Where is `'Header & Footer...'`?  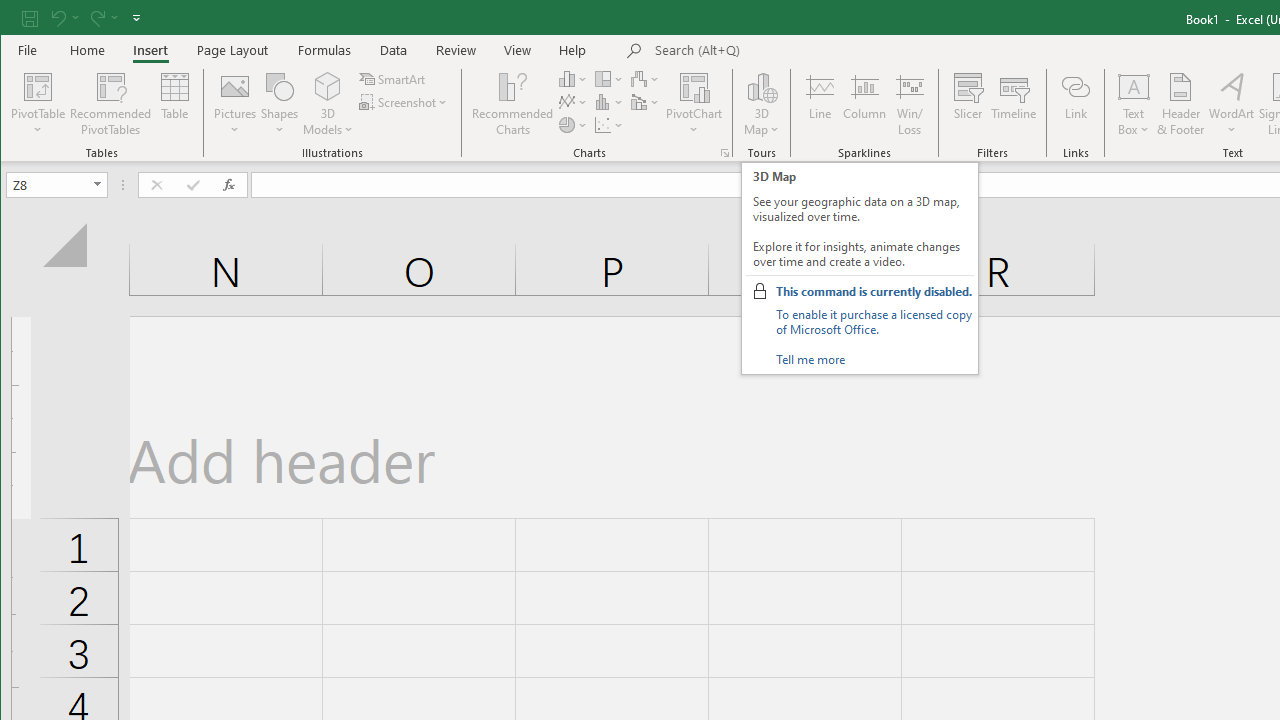
'Header & Footer...' is located at coordinates (1180, 104).